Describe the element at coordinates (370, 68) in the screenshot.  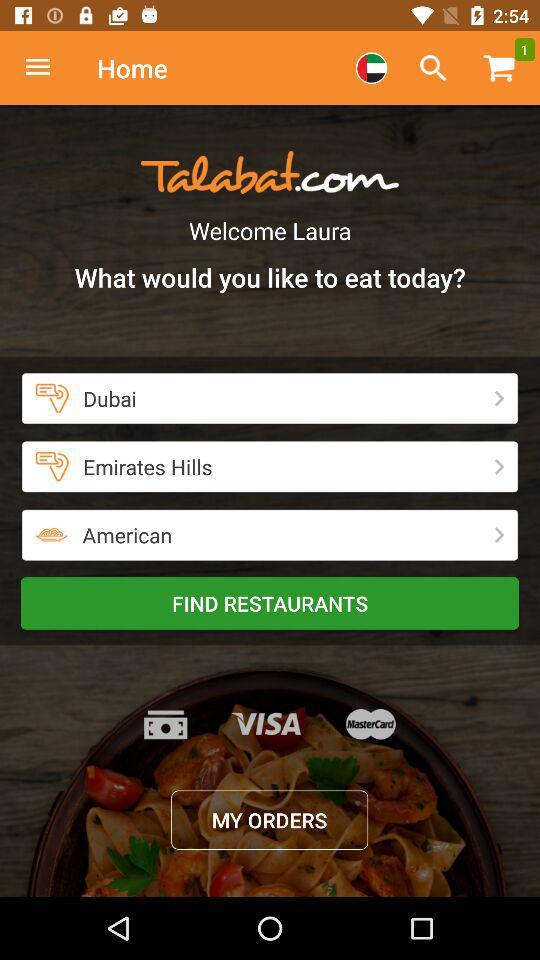
I see `country flag` at that location.